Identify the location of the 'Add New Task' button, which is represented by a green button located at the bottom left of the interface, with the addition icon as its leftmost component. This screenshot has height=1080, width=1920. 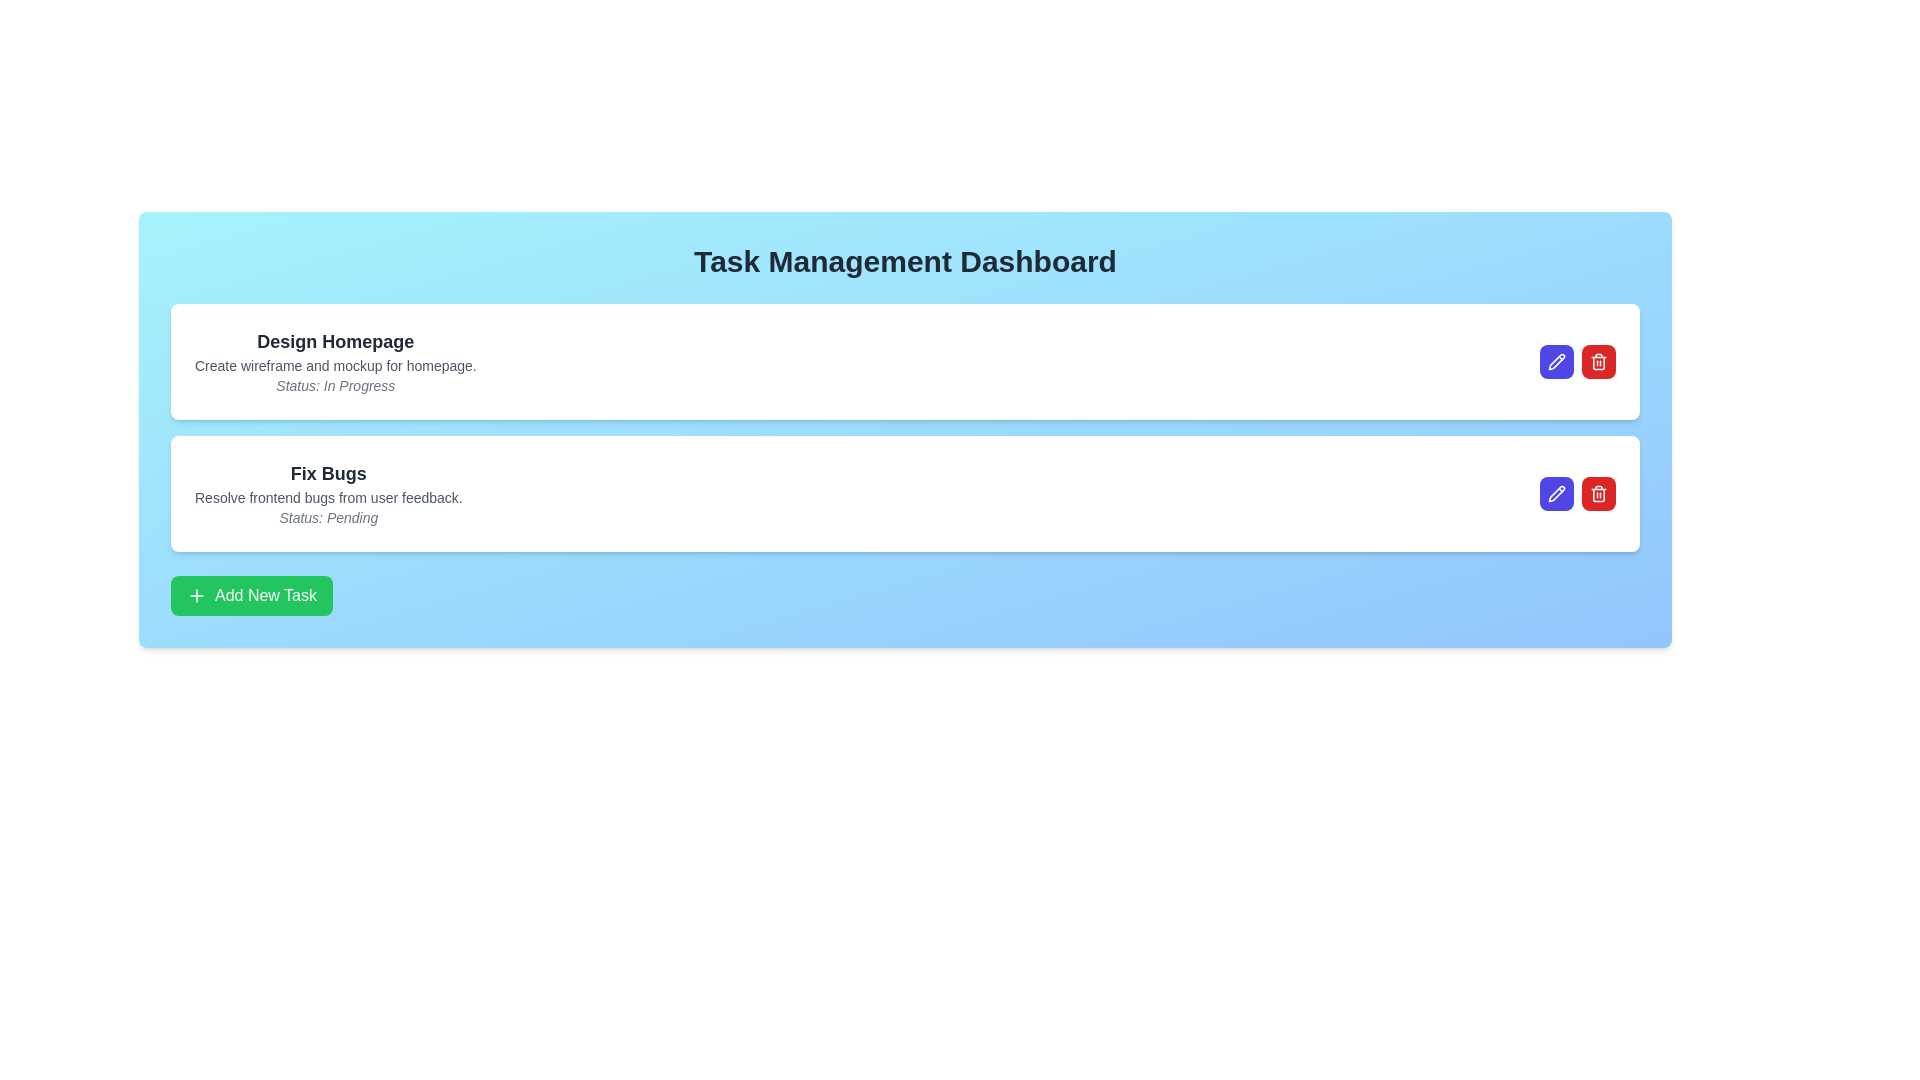
(196, 595).